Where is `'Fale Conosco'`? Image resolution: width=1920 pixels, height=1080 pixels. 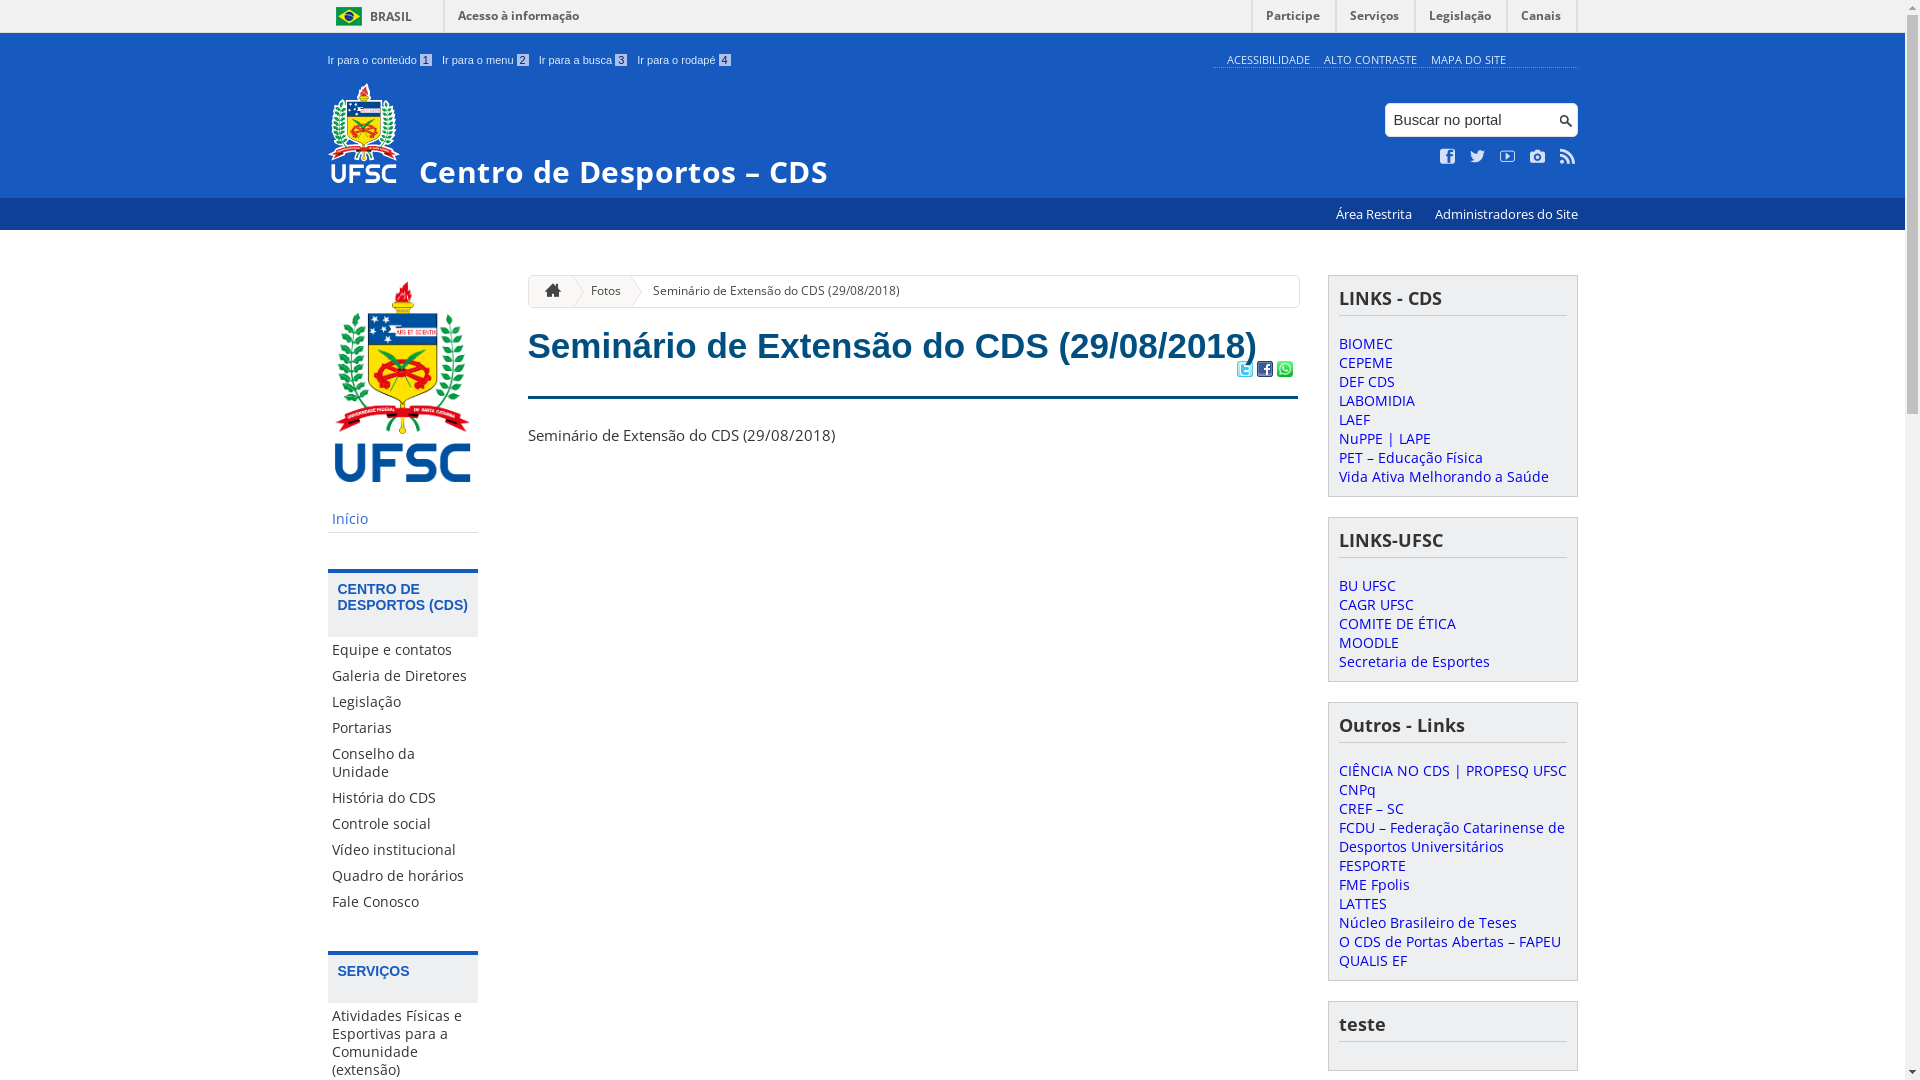
'Fale Conosco' is located at coordinates (327, 902).